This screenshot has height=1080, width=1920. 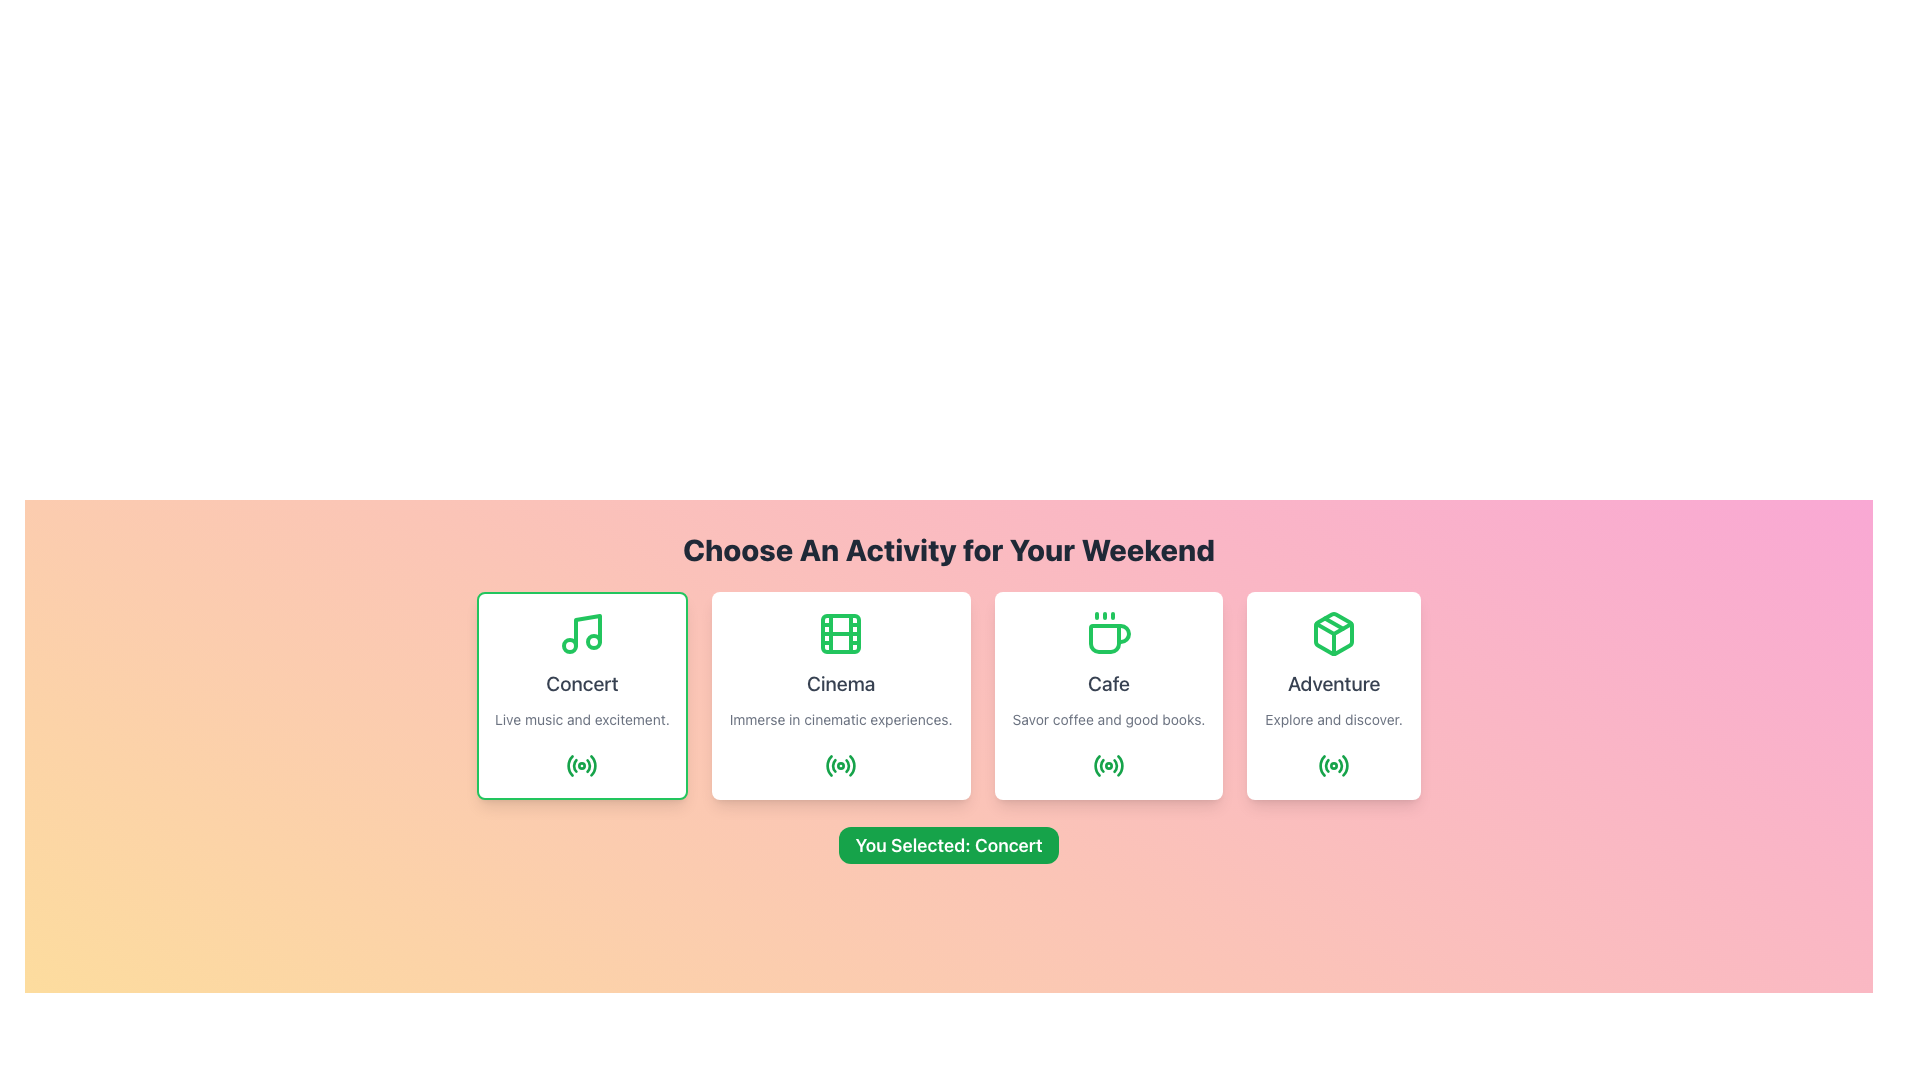 What do you see at coordinates (1334, 627) in the screenshot?
I see `the green triangular graphic within the fourth card labeled 'Adventure', which is part of the icon representing a package or box` at bounding box center [1334, 627].